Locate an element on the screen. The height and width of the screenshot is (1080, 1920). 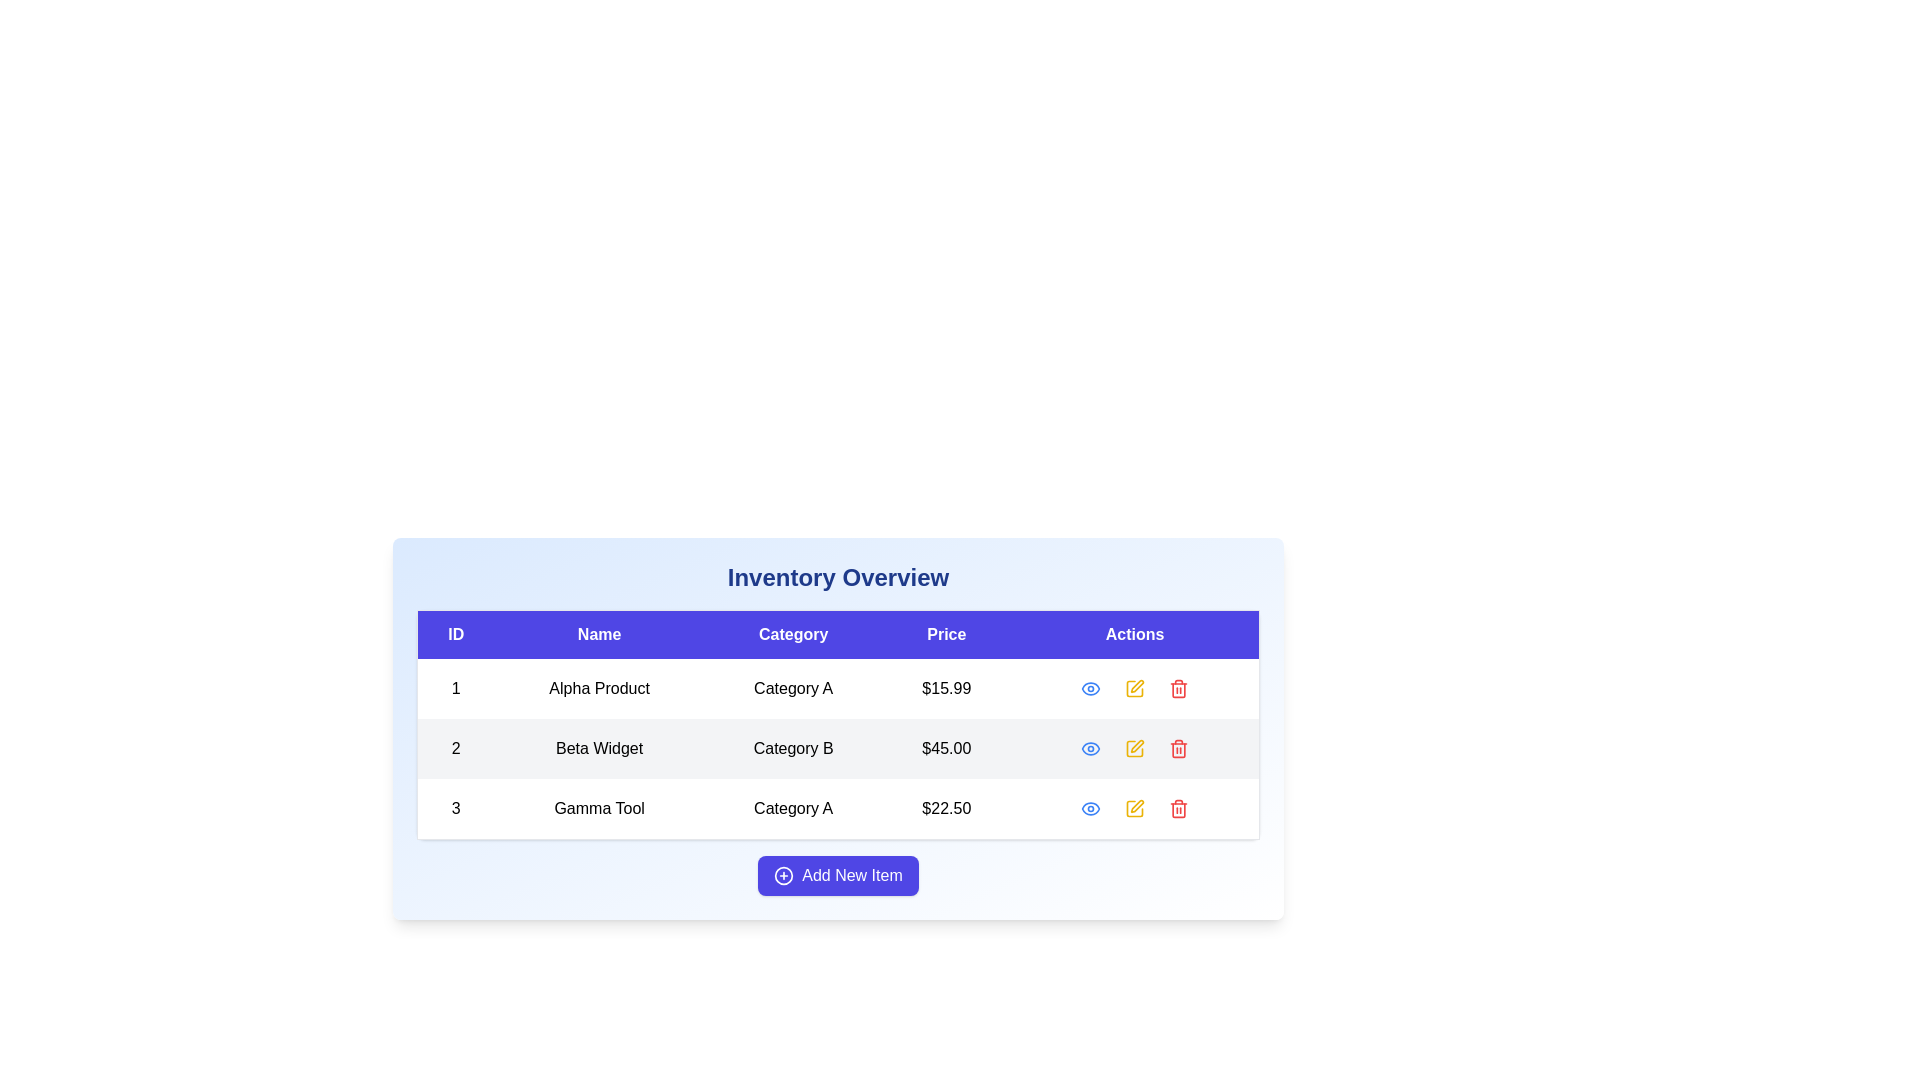
the pen icon in the bottom row of the 'Actions' column to initiate an edit action for the item 'Gamma Tool' is located at coordinates (1137, 805).